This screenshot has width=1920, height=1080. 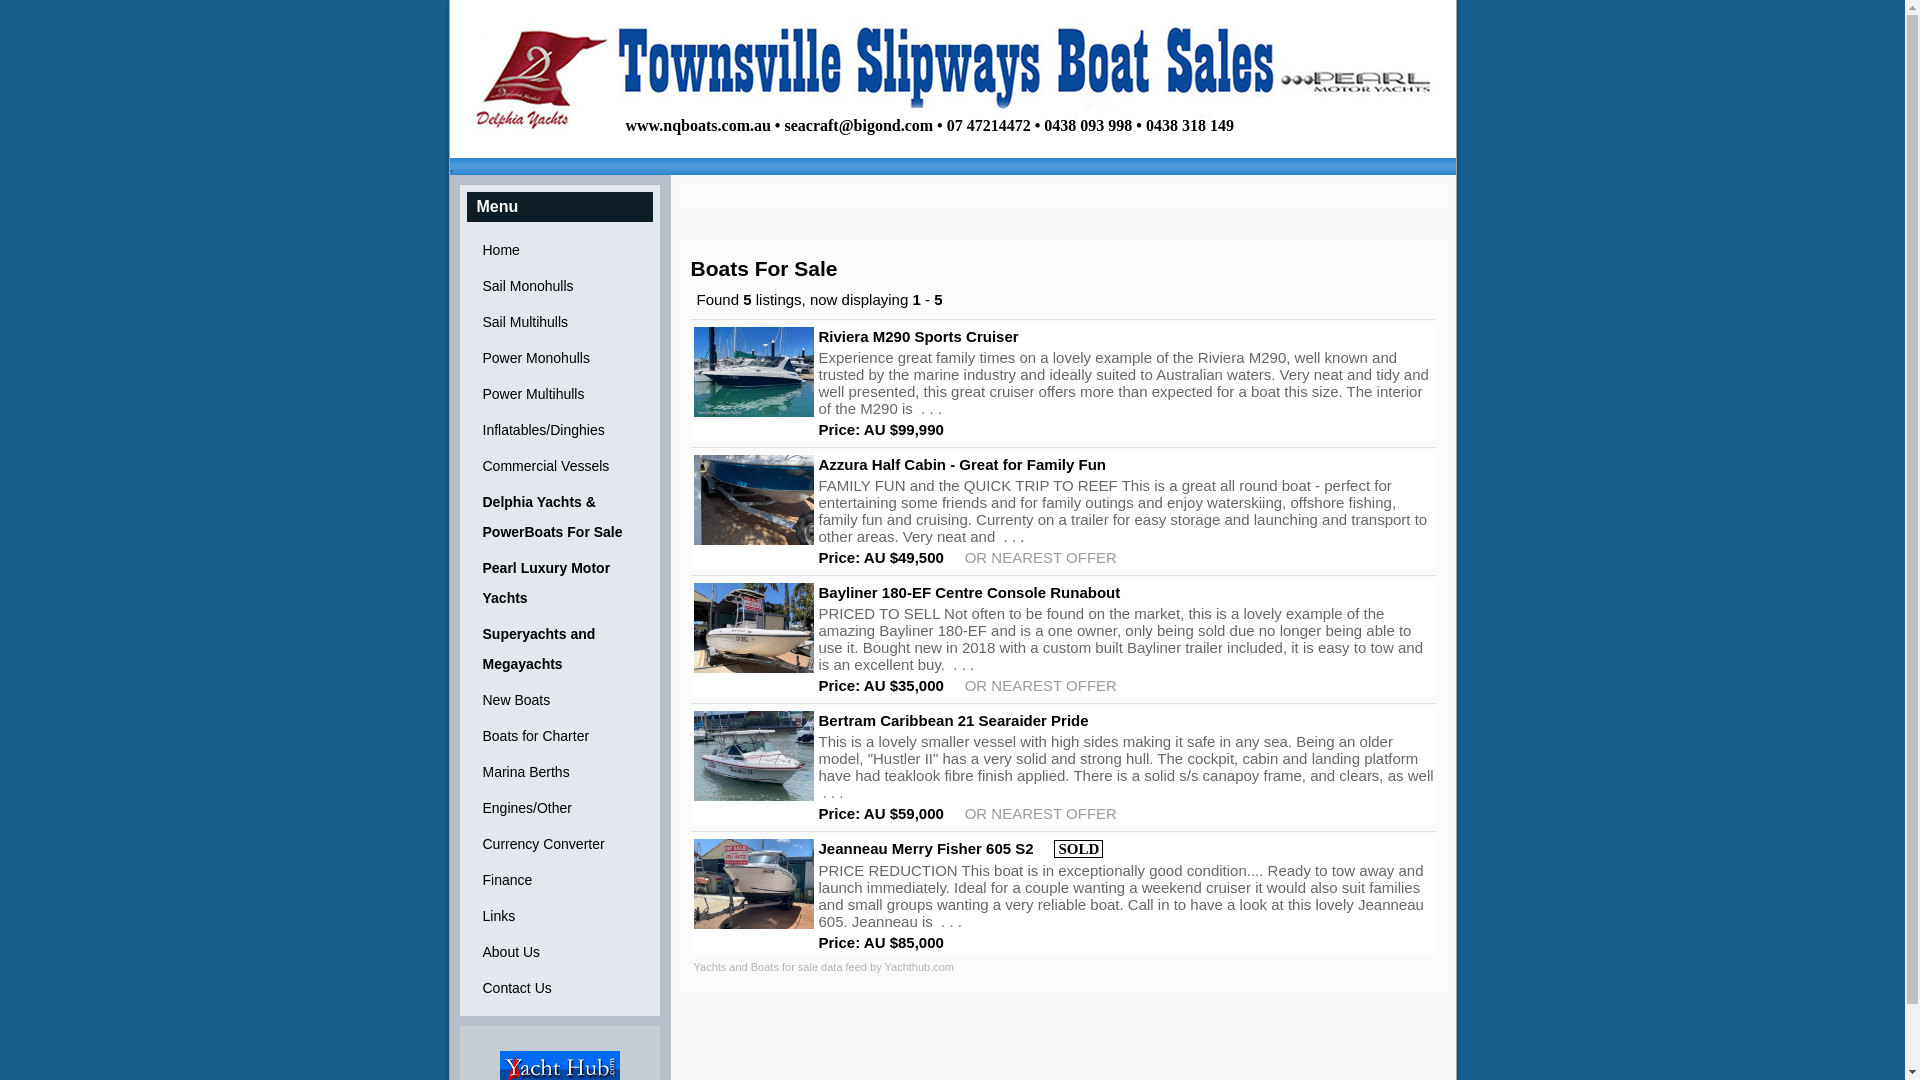 I want to click on 'Contact Us', so click(x=560, y=986).